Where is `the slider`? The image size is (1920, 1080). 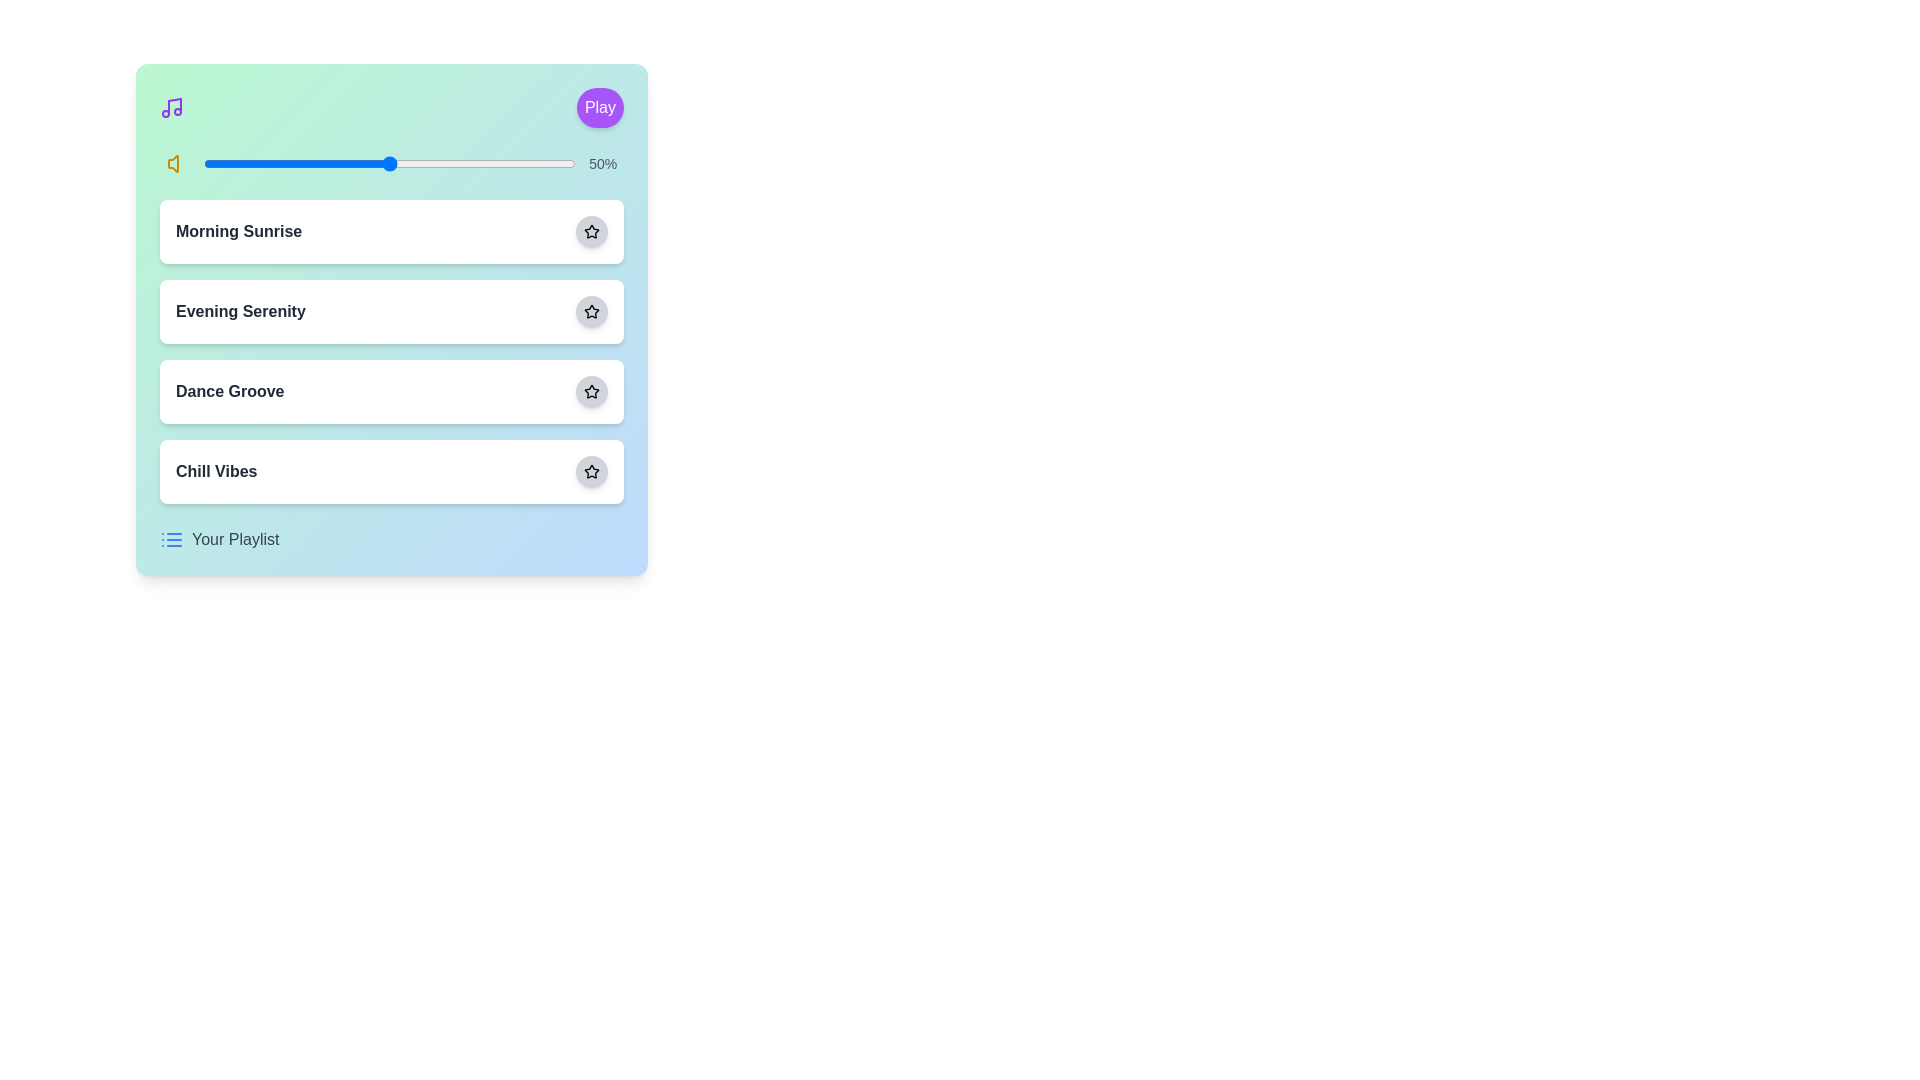
the slider is located at coordinates (292, 163).